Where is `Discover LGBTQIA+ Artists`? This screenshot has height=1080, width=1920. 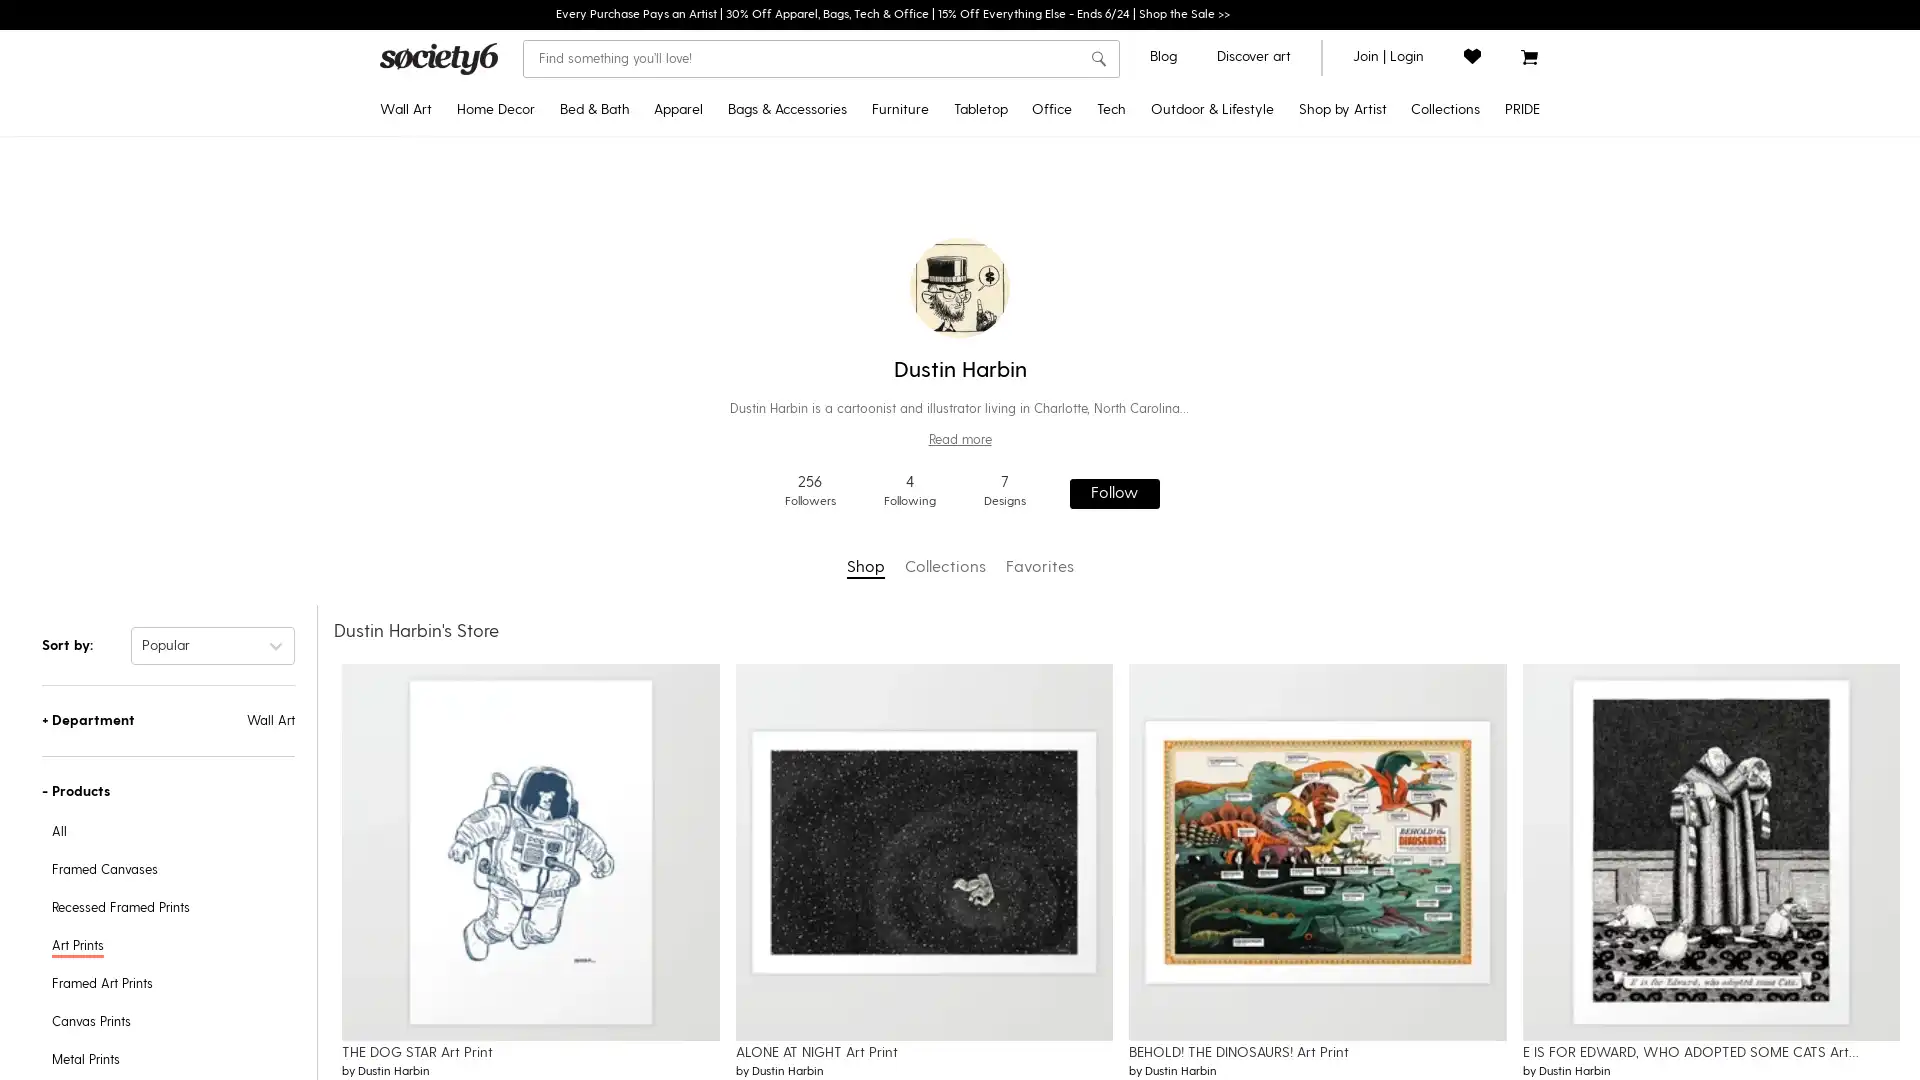
Discover LGBTQIA+ Artists is located at coordinates (1442, 192).